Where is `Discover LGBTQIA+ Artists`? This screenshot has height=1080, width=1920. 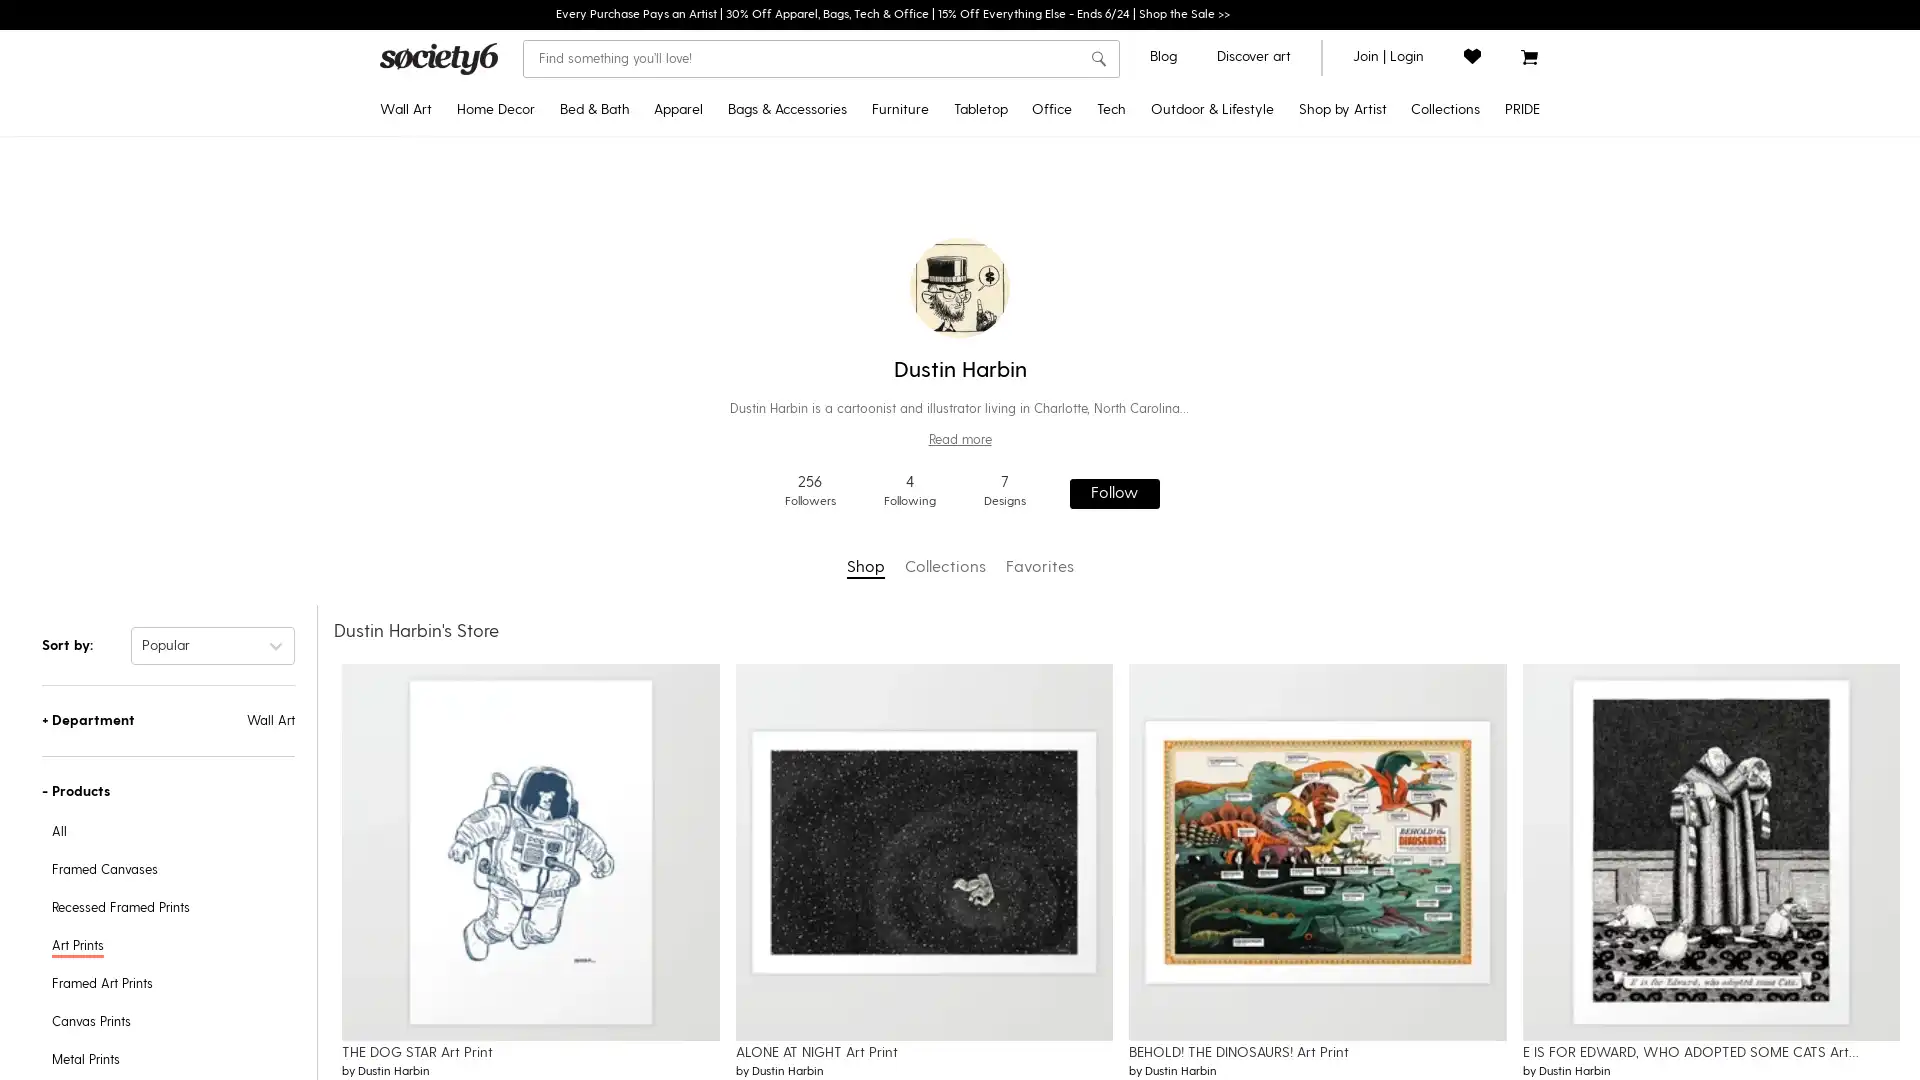
Discover LGBTQIA+ Artists is located at coordinates (1442, 192).